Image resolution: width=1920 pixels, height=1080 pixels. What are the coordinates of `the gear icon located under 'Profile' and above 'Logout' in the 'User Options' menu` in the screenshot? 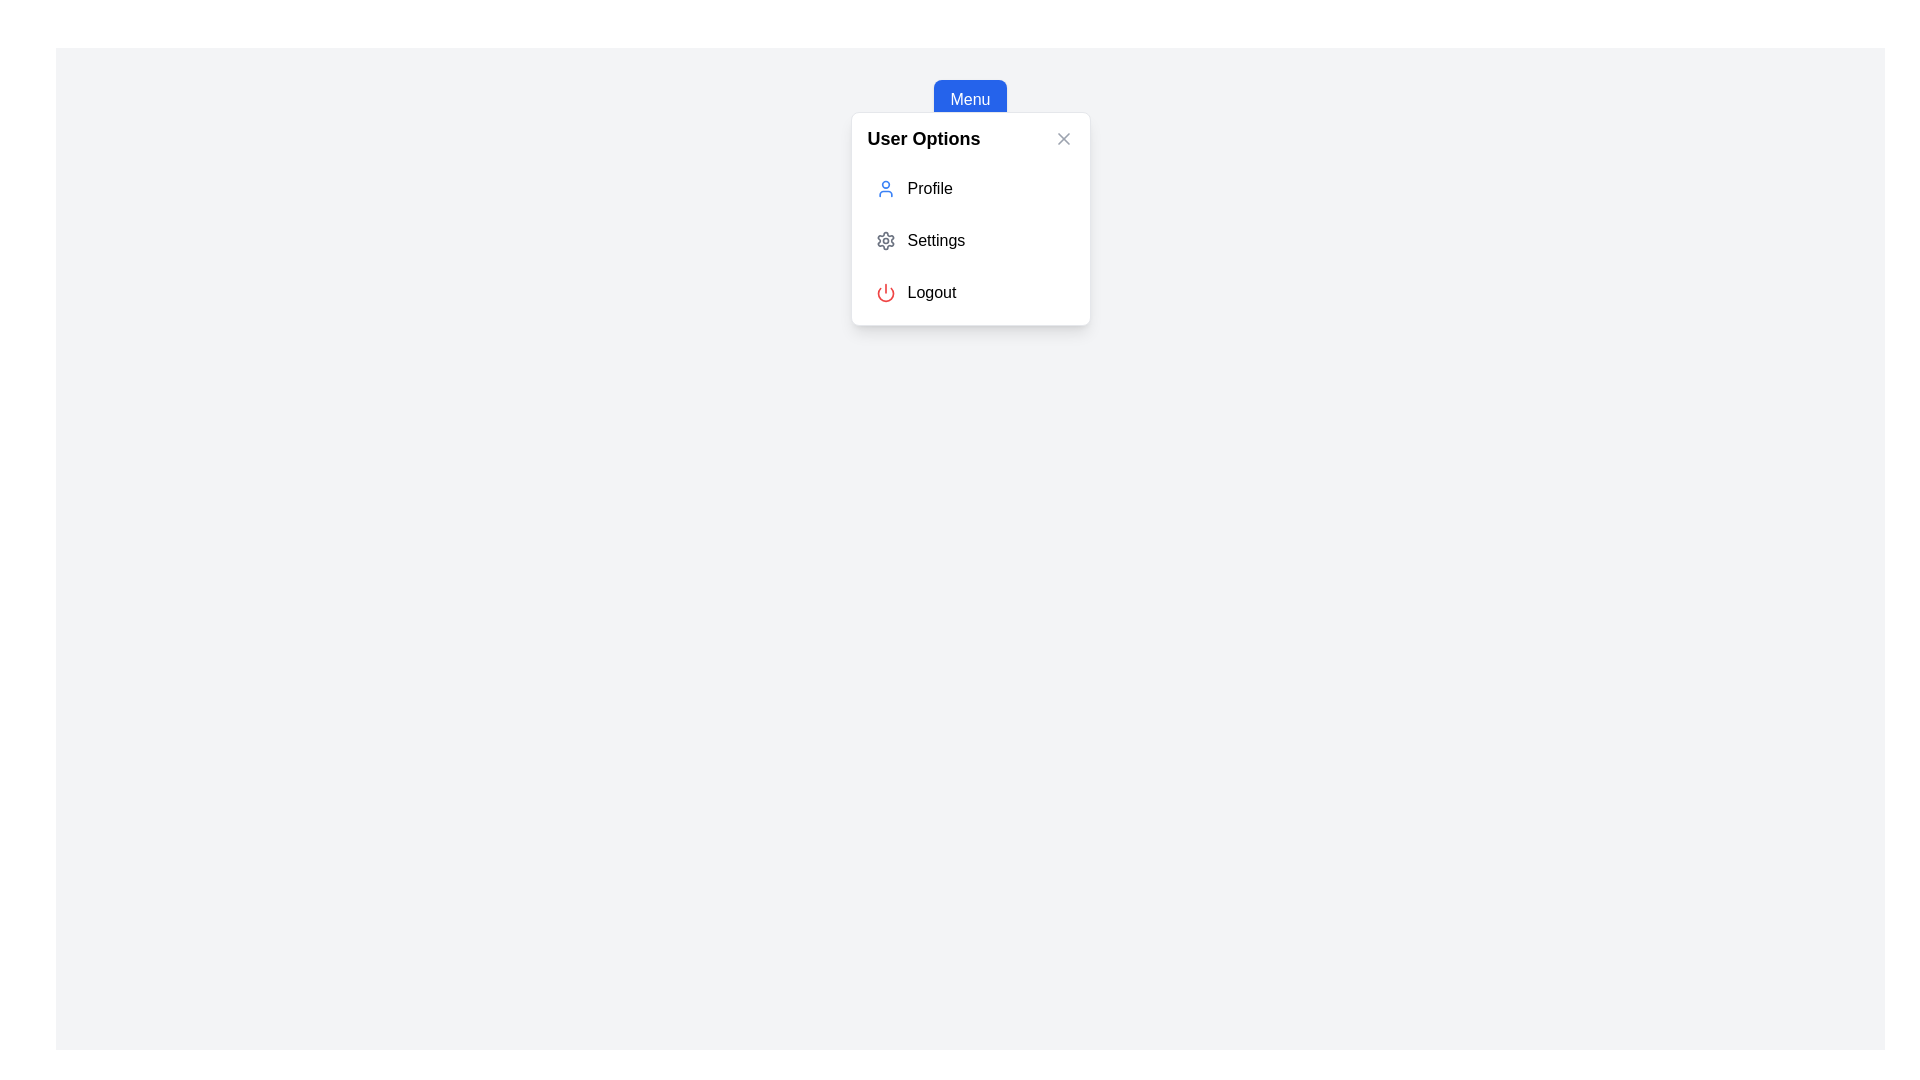 It's located at (884, 239).